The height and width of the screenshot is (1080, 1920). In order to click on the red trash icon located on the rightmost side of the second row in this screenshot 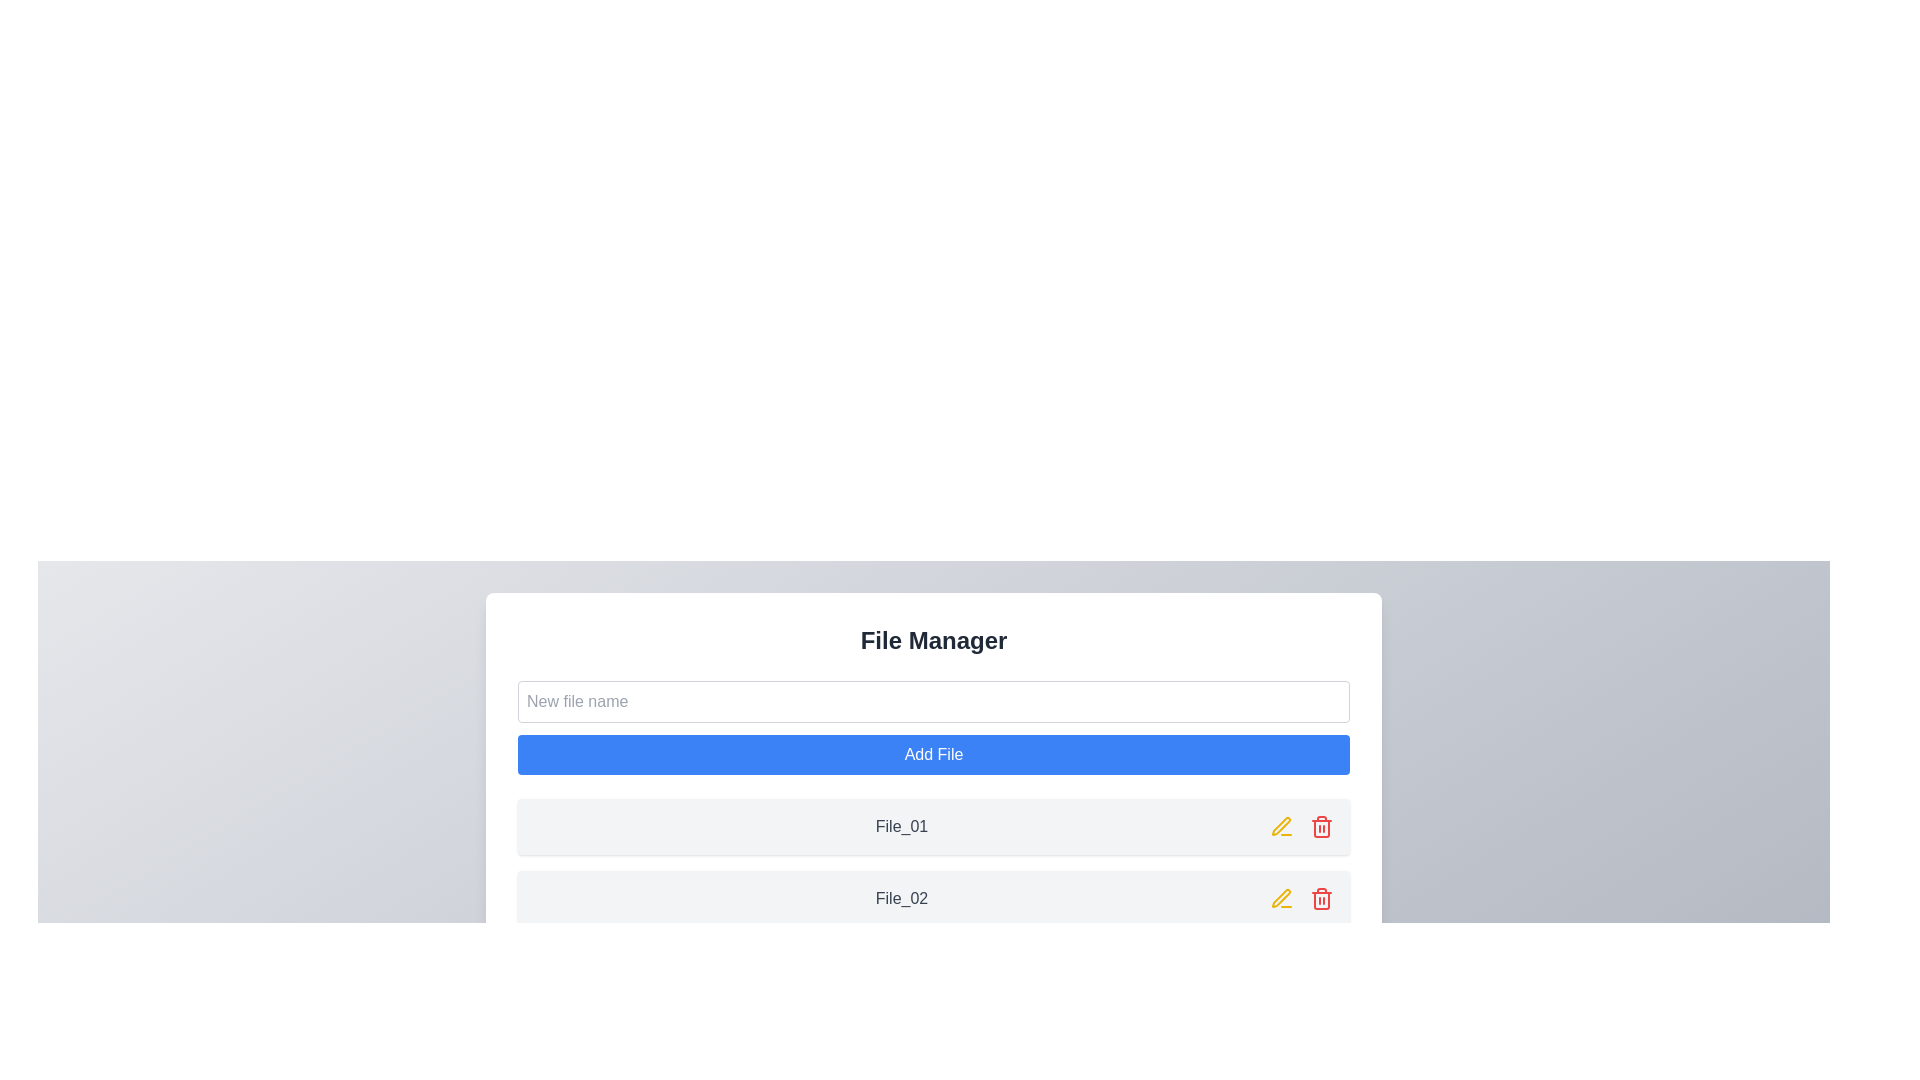, I will do `click(1321, 826)`.